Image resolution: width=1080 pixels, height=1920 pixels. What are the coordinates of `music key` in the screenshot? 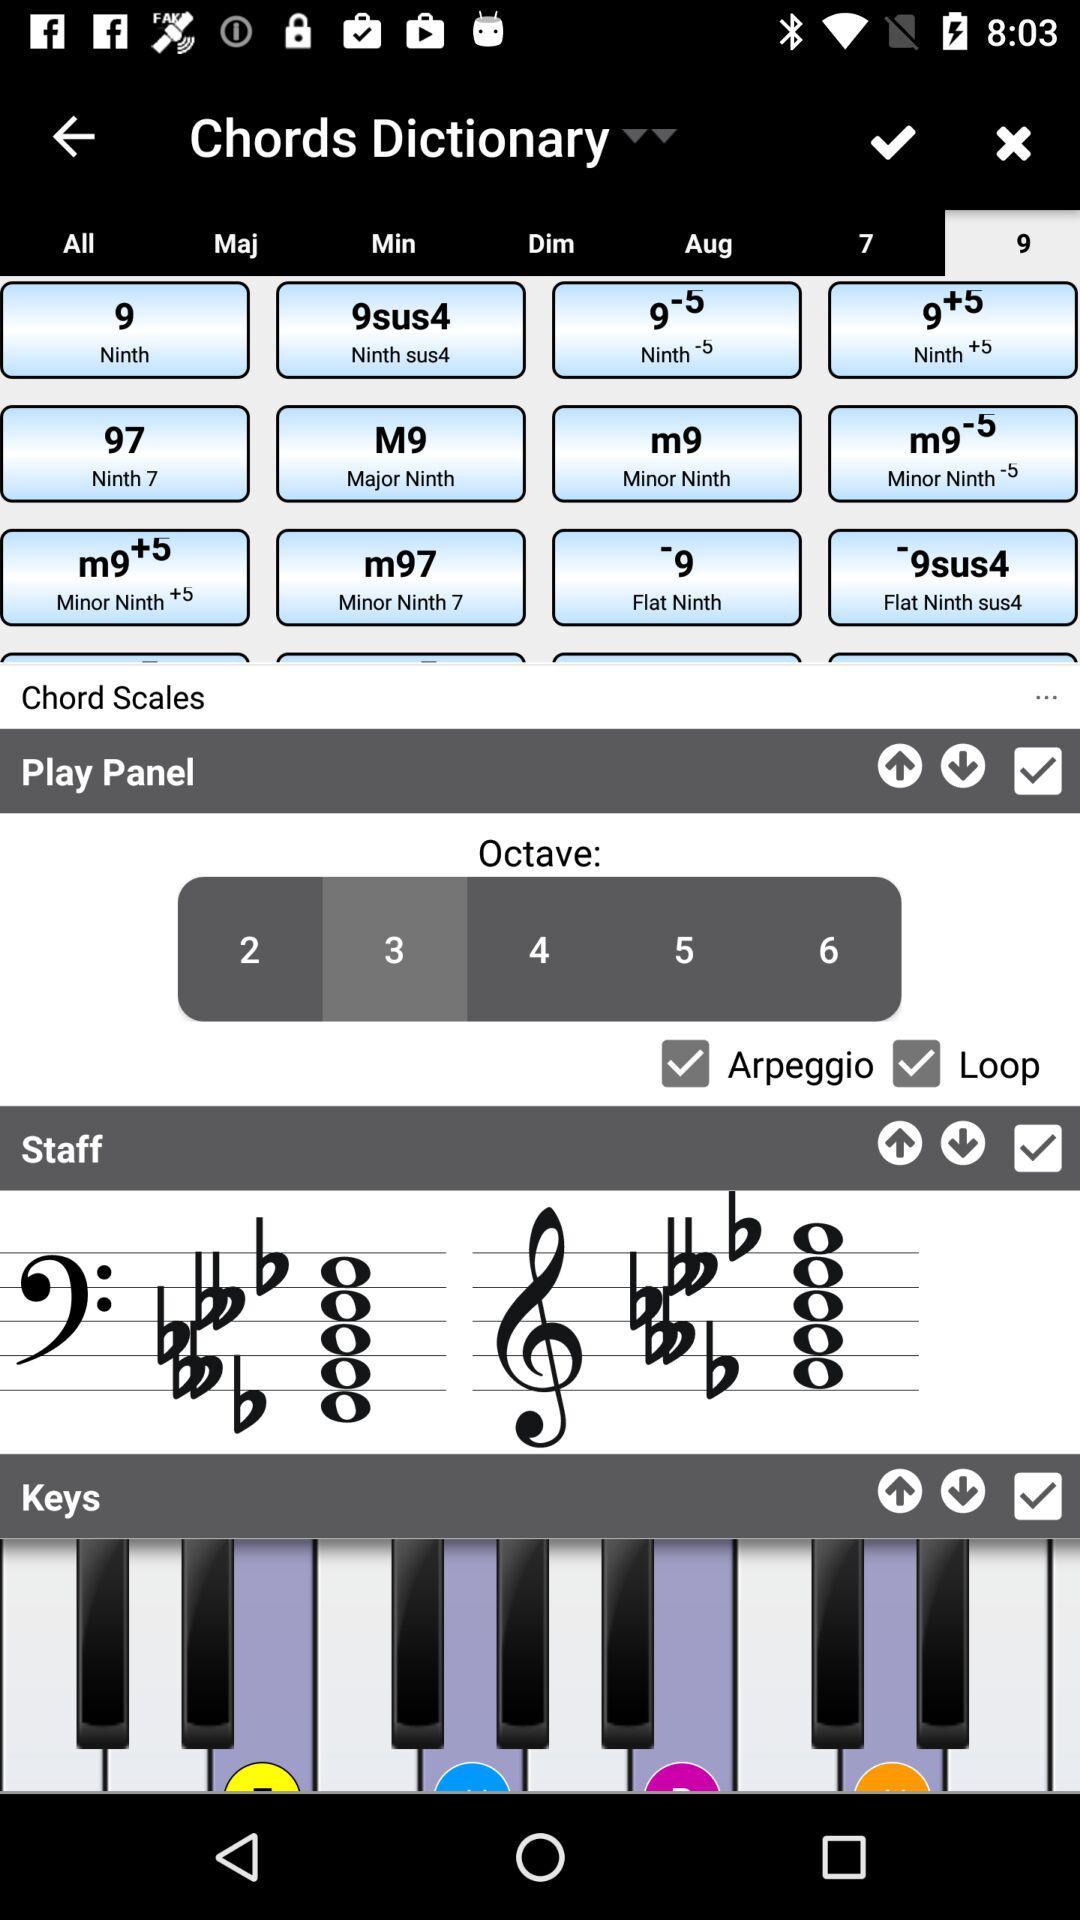 It's located at (997, 1665).